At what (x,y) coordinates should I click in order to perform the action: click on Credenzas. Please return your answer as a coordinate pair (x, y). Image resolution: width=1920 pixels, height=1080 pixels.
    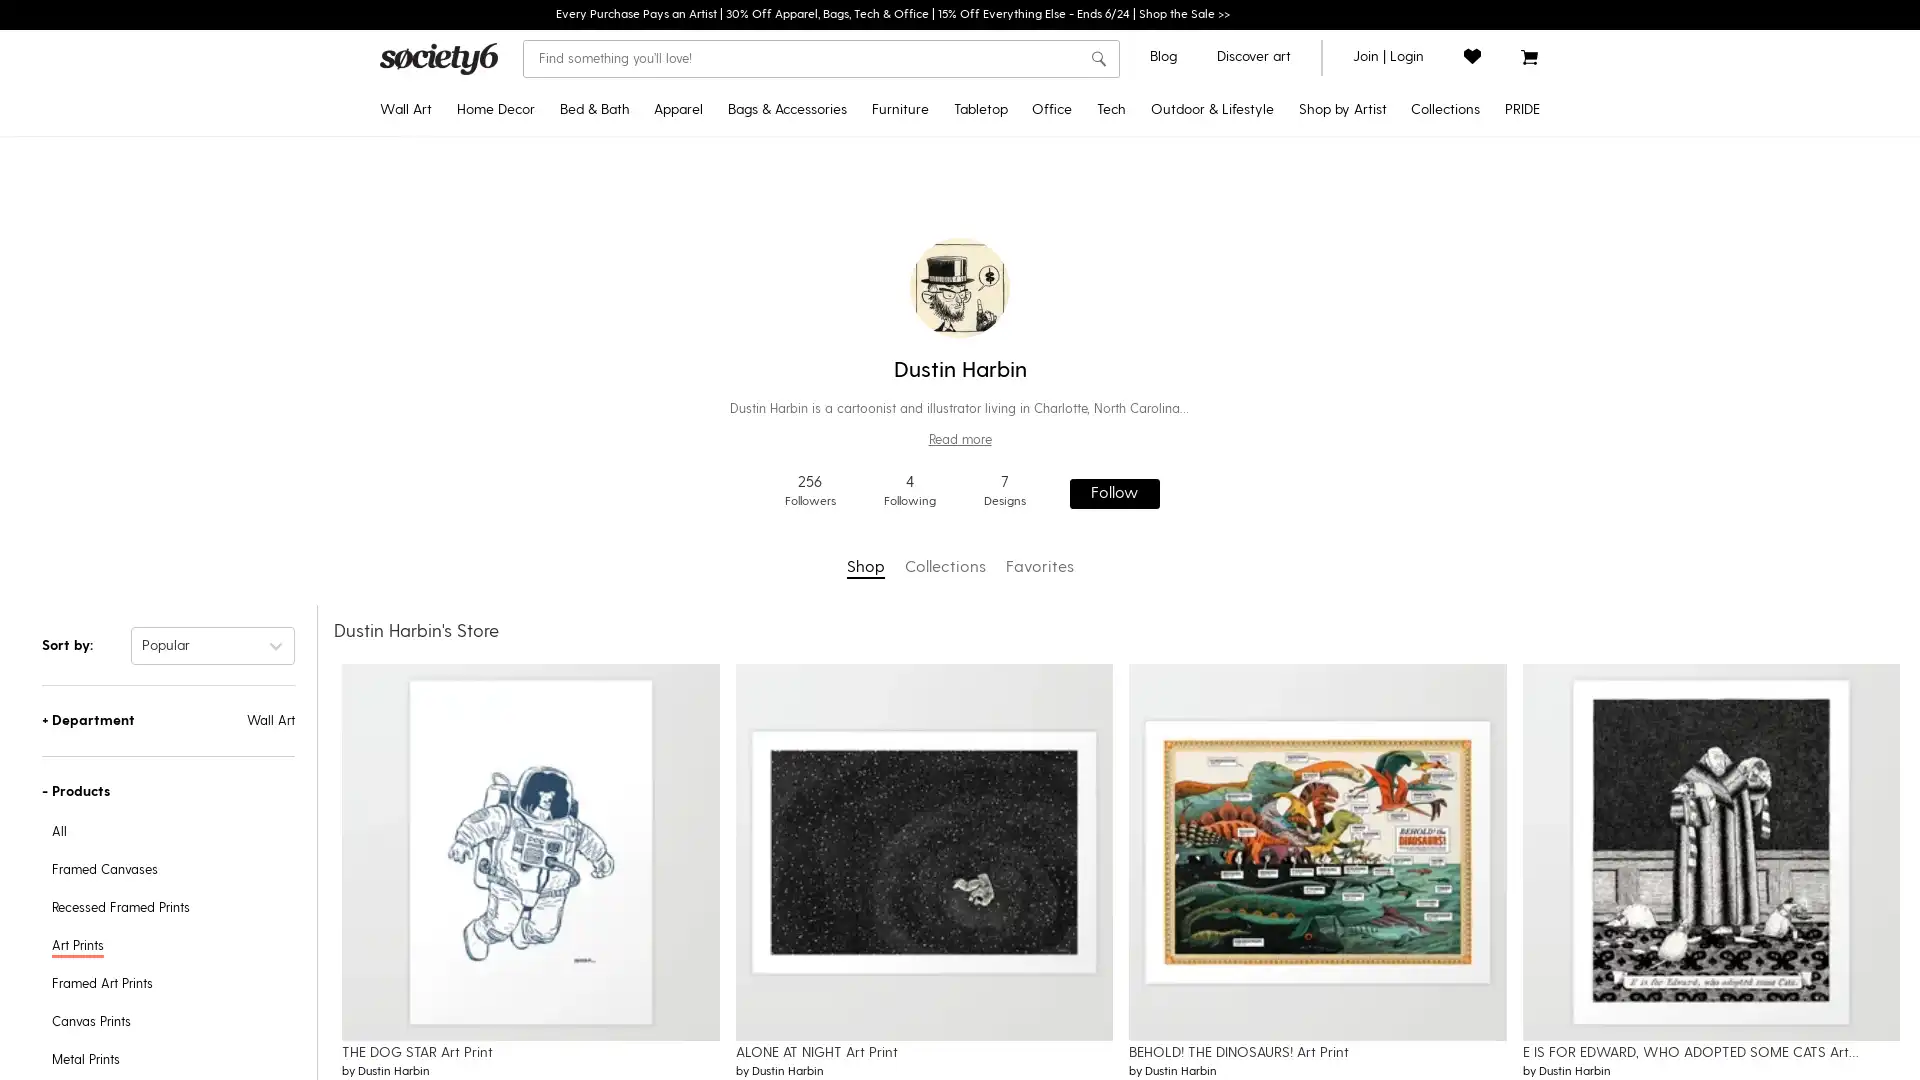
    Looking at the image, I should click on (934, 160).